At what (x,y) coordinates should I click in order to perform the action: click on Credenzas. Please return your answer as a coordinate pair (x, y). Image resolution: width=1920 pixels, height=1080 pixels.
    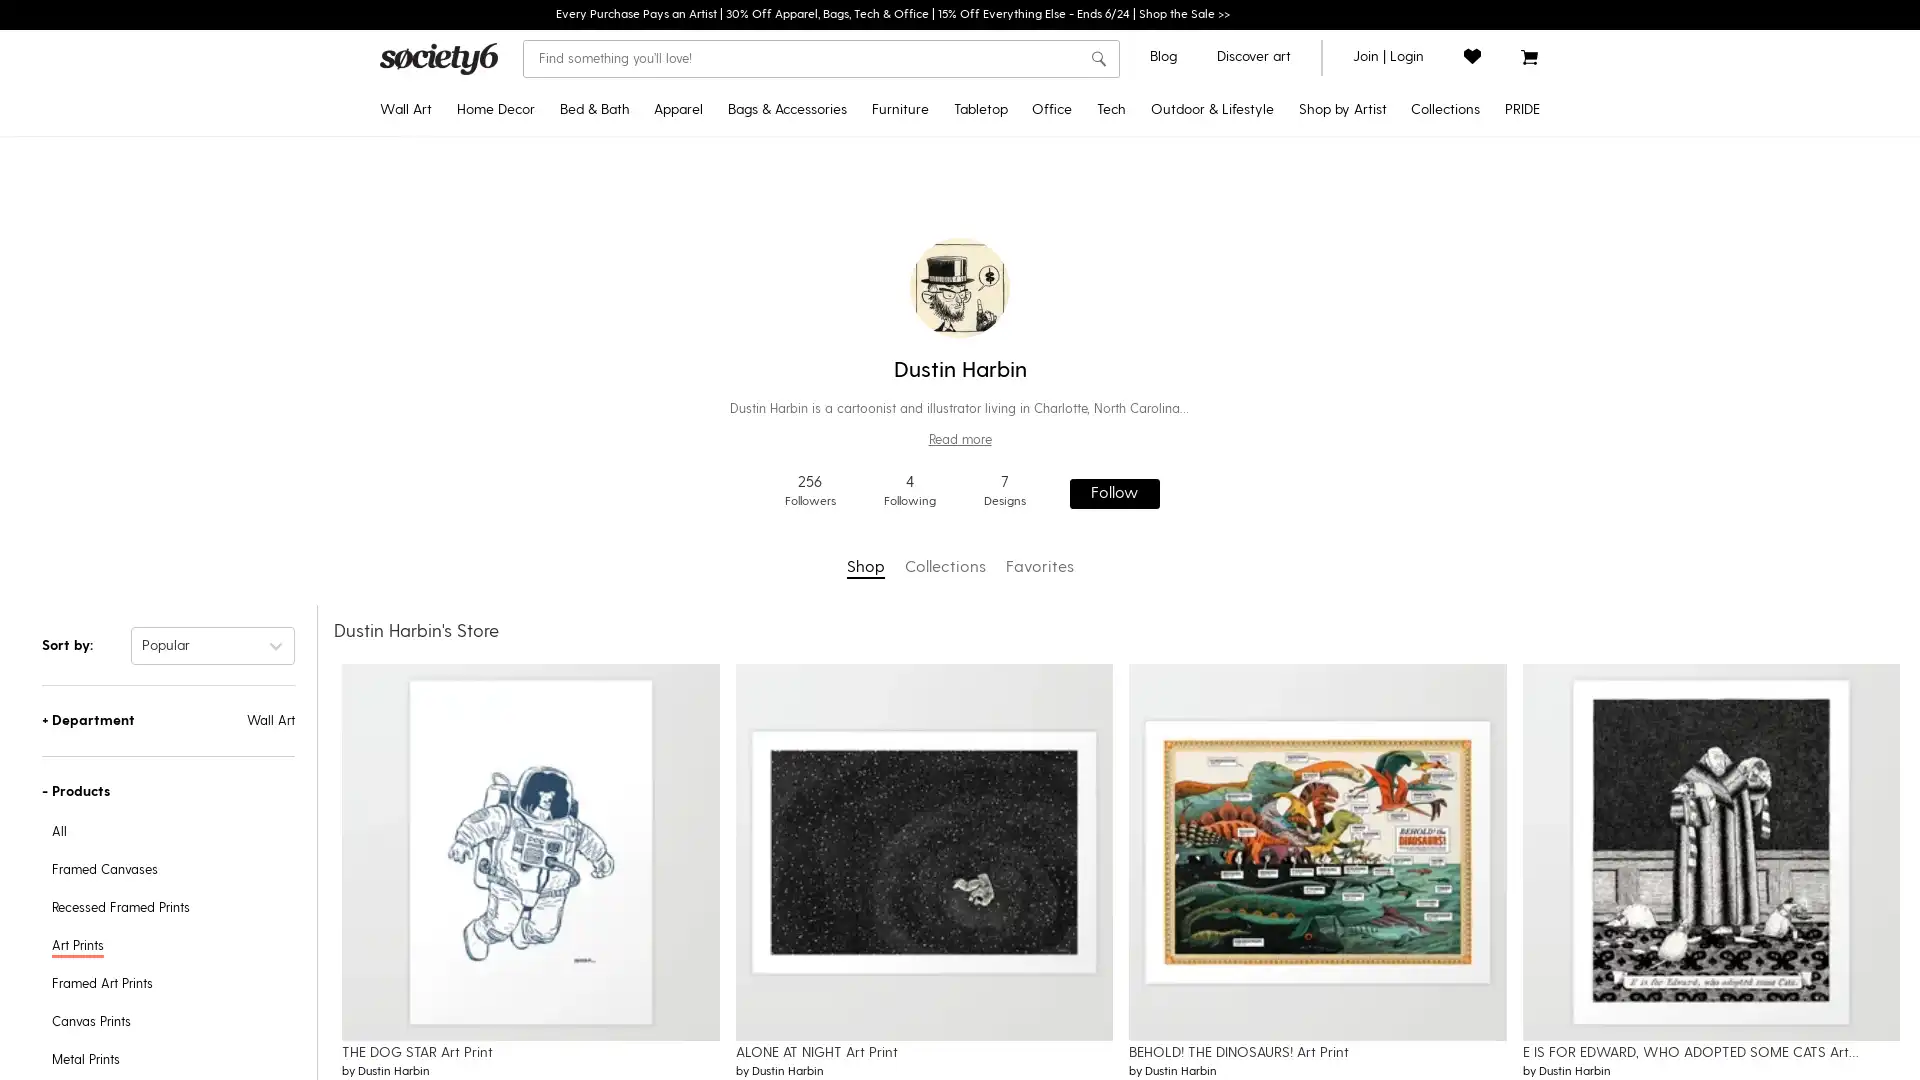
    Looking at the image, I should click on (934, 160).